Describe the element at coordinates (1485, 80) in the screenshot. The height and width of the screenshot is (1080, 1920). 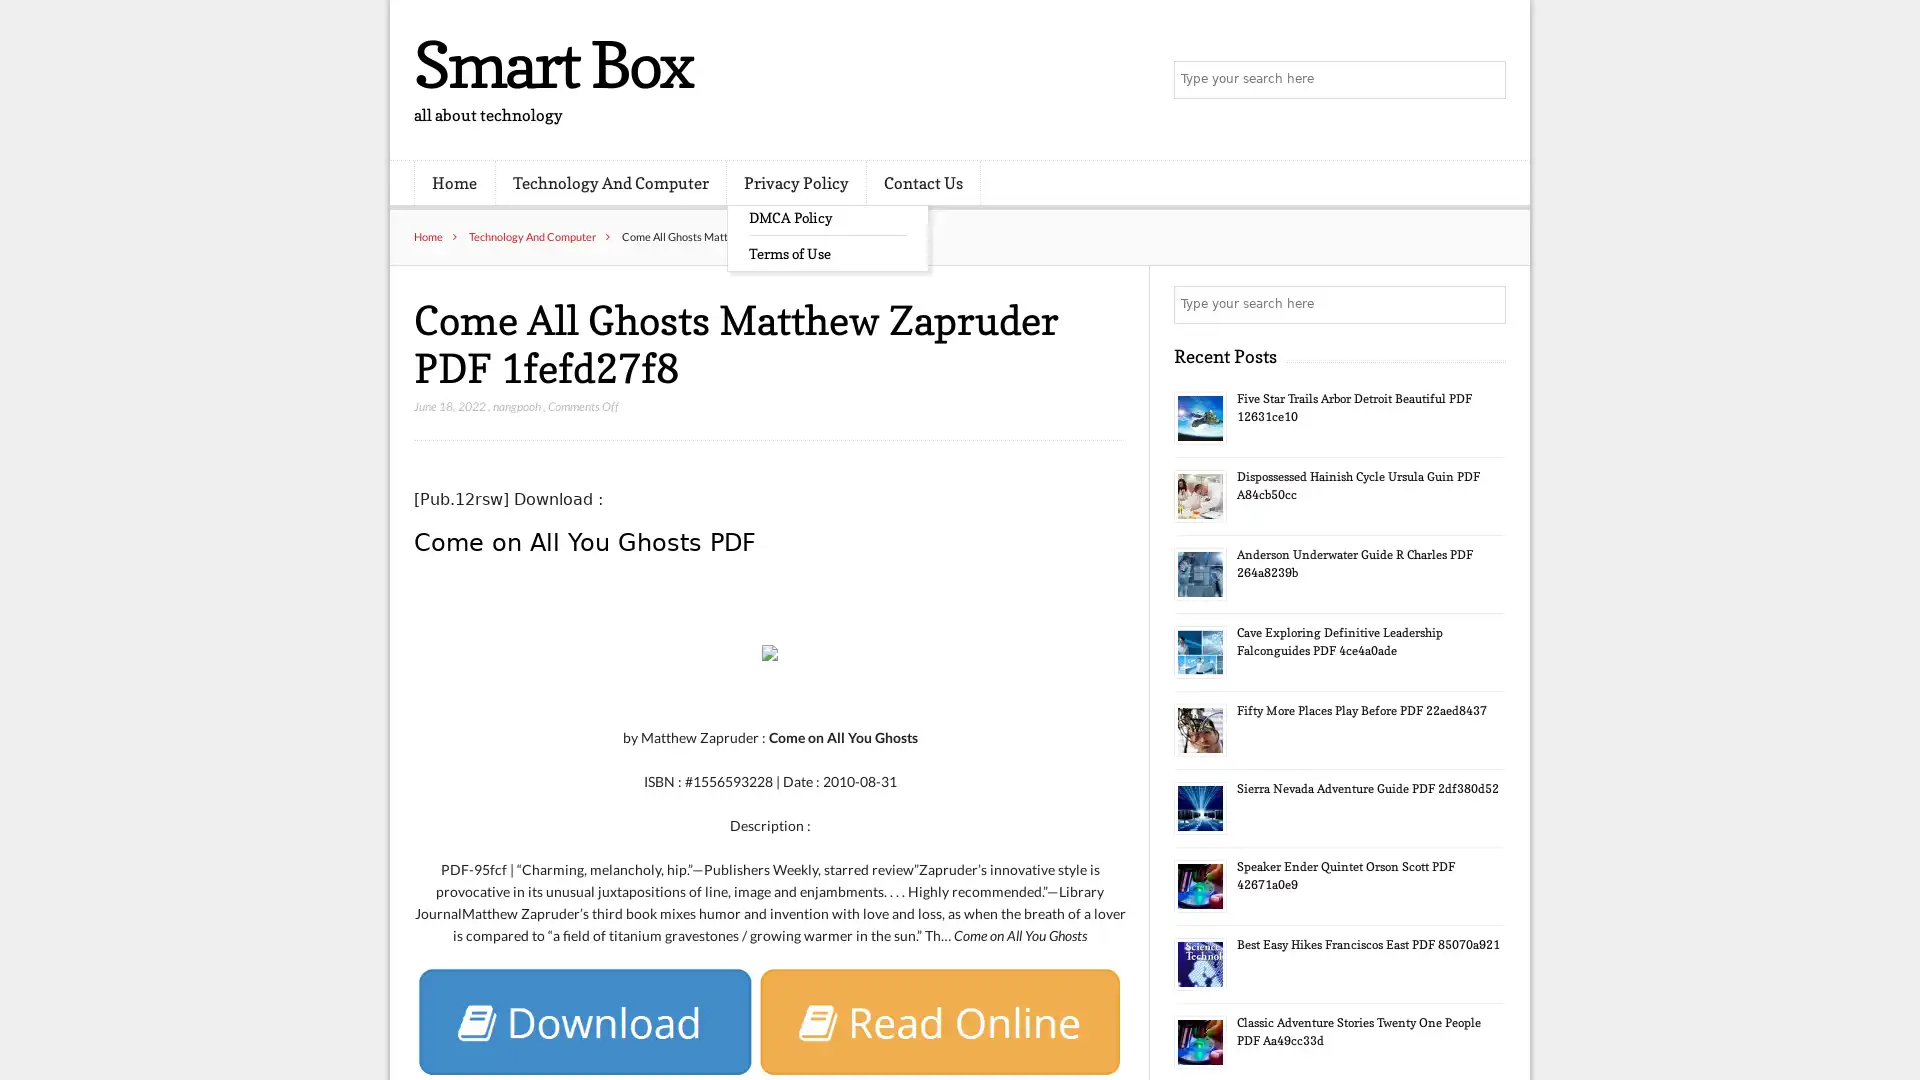
I see `Search` at that location.